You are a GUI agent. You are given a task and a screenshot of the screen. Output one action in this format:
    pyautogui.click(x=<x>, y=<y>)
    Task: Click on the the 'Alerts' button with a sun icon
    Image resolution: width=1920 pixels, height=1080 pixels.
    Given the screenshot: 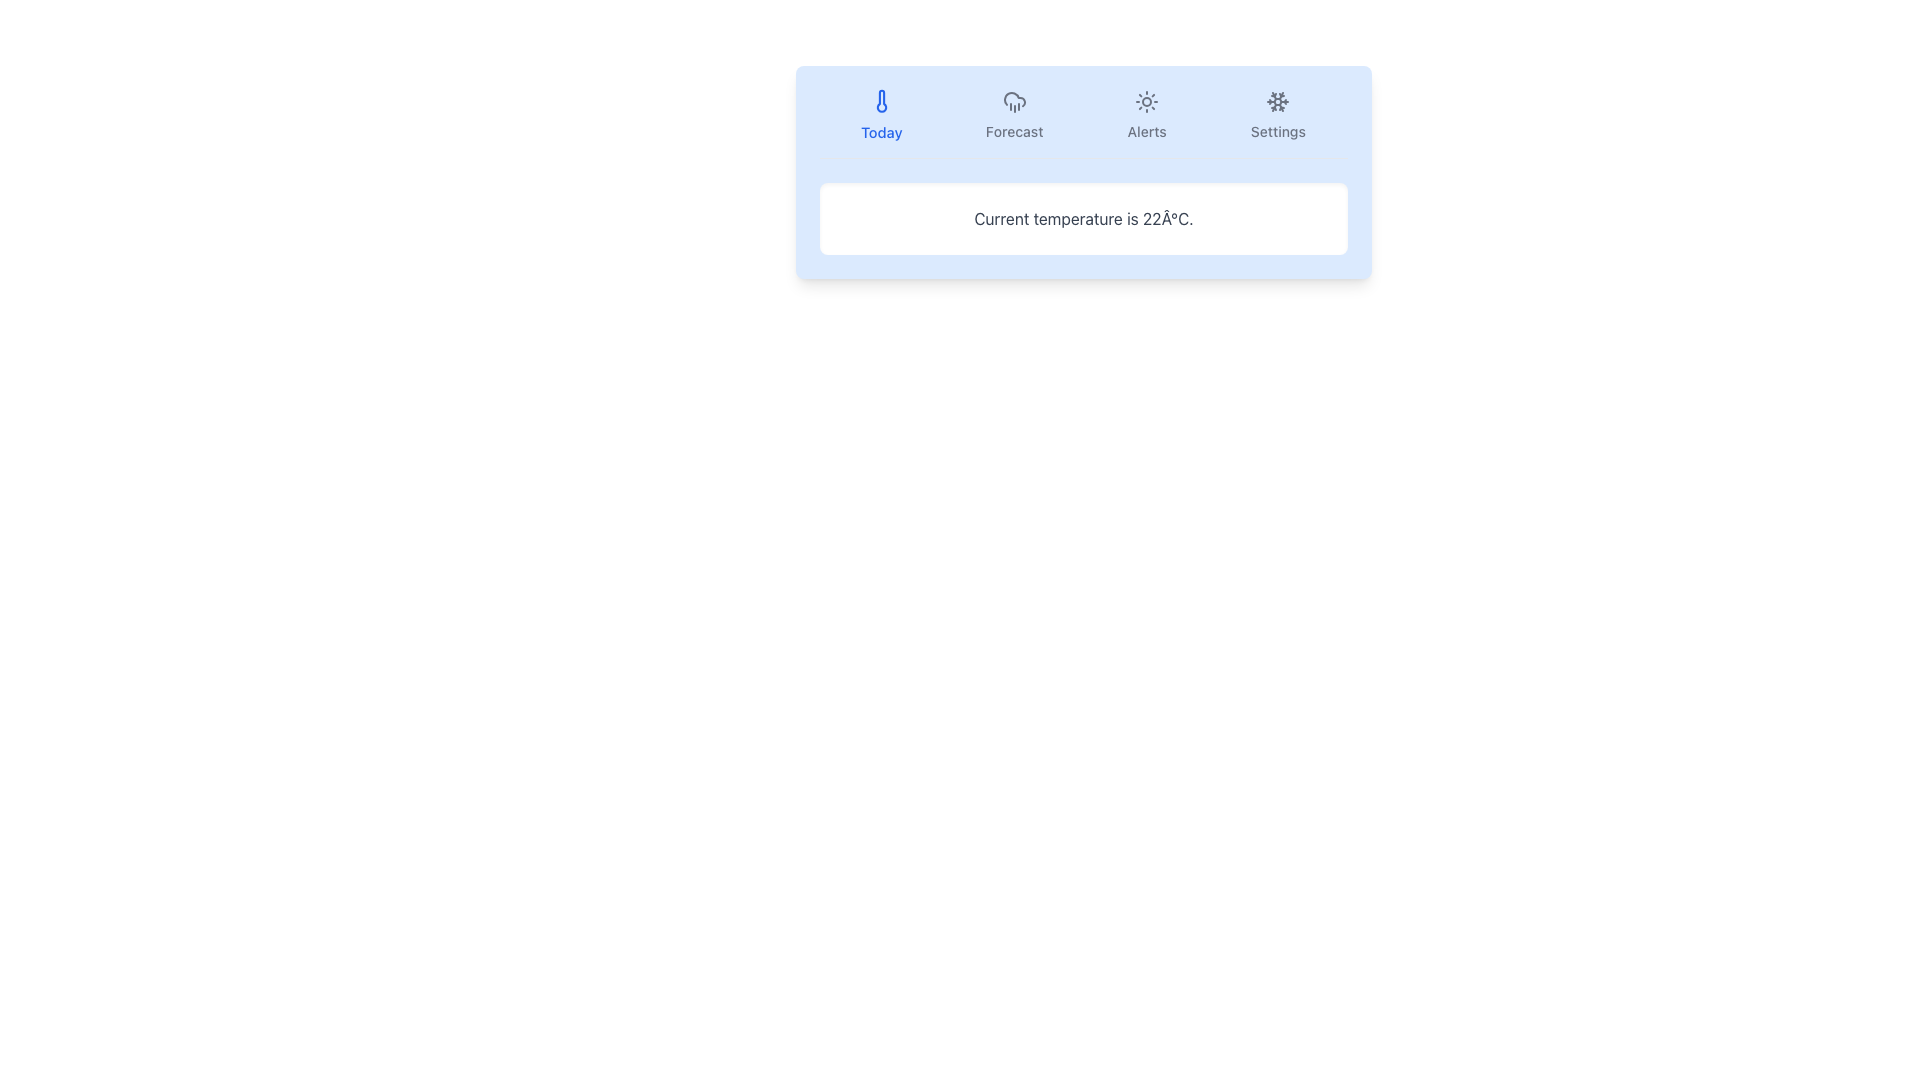 What is the action you would take?
    pyautogui.click(x=1147, y=115)
    